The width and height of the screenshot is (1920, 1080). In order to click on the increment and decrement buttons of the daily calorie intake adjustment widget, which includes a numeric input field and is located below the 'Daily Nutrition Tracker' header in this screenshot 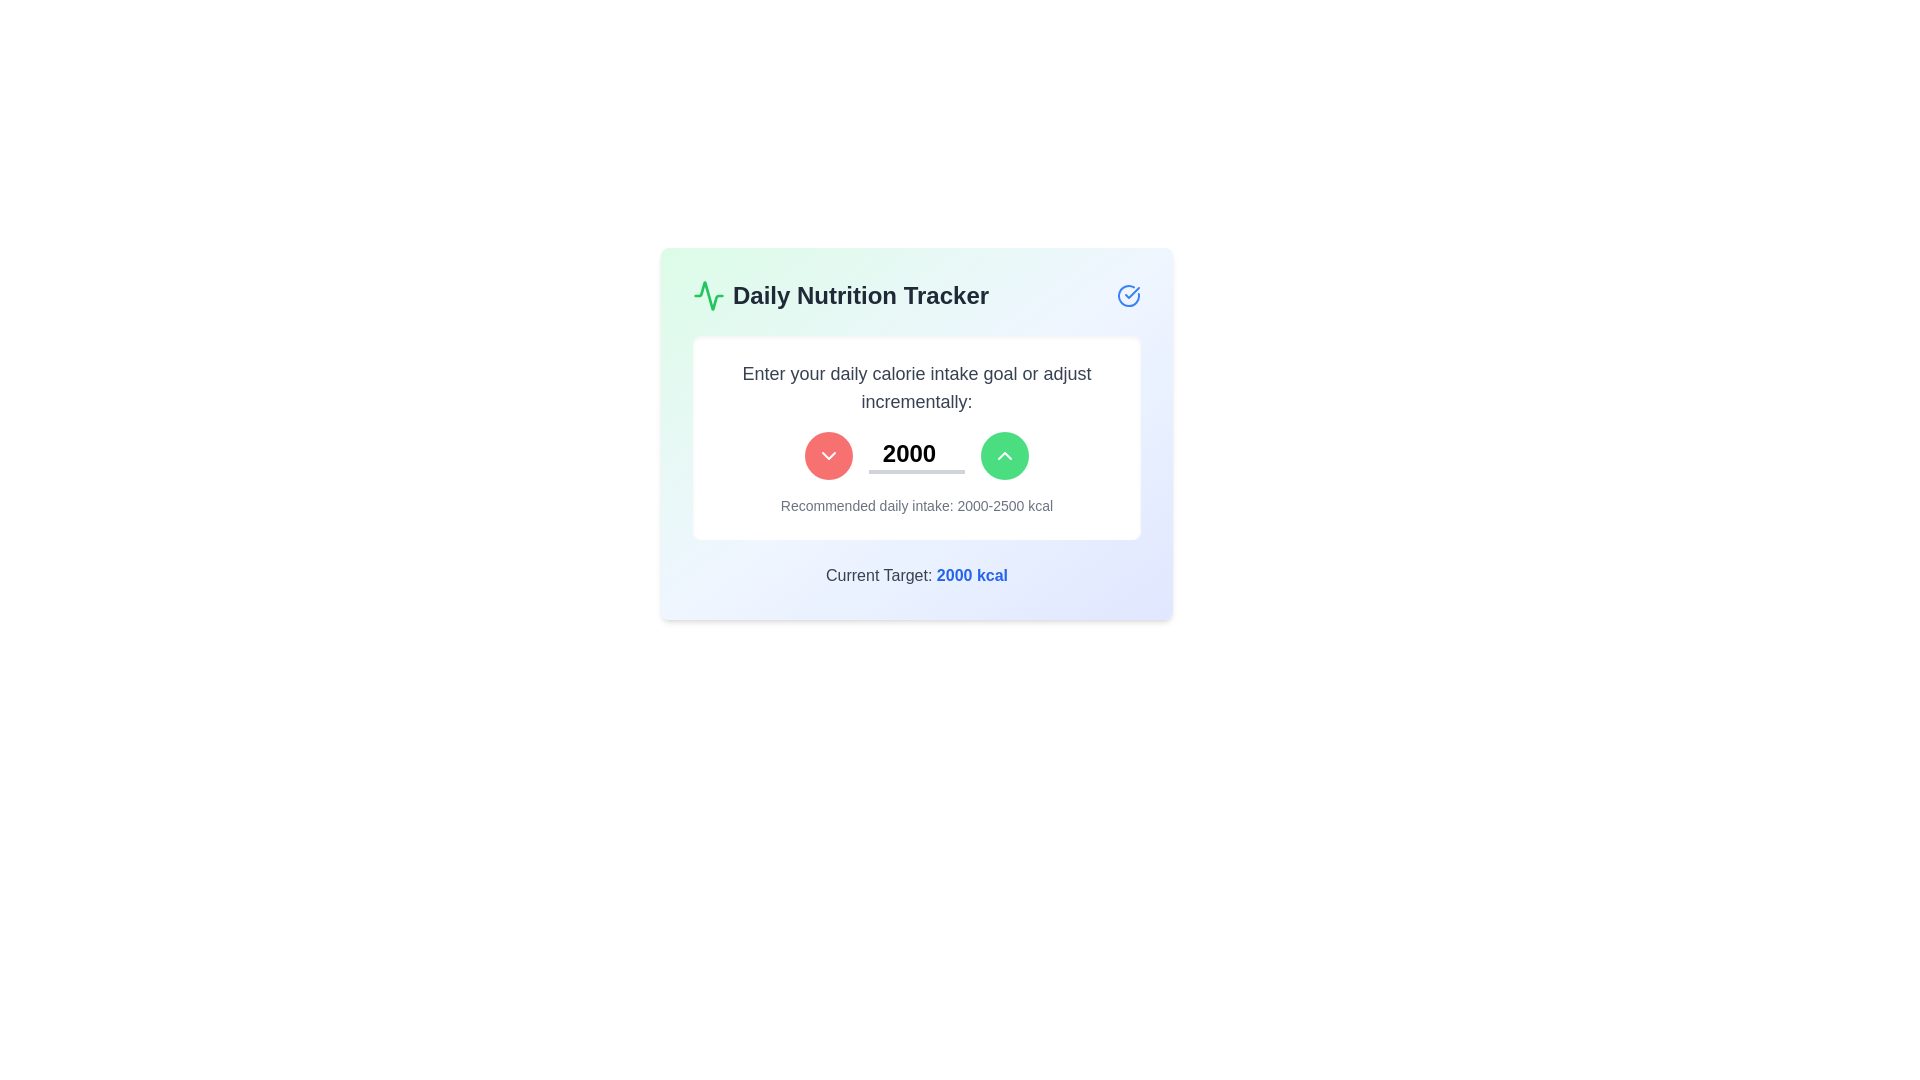, I will do `click(915, 437)`.